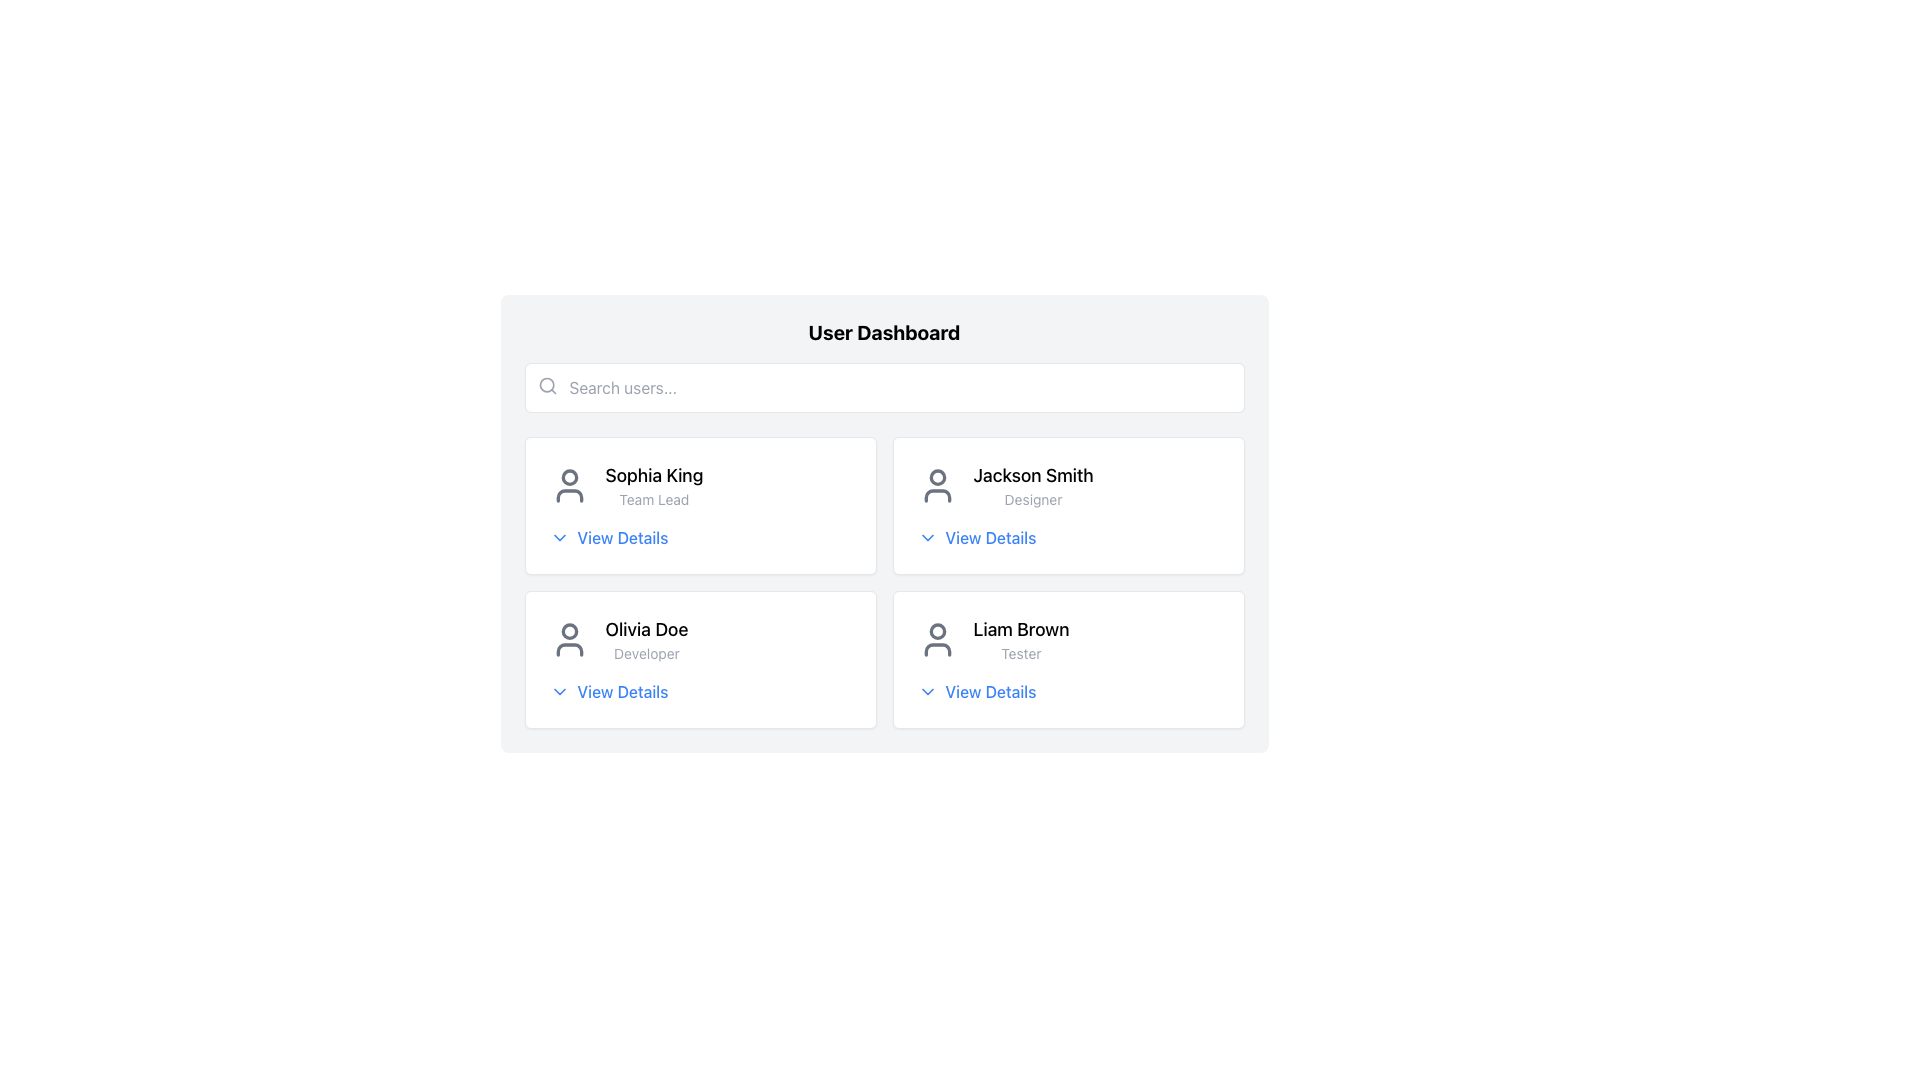 The height and width of the screenshot is (1080, 1920). What do you see at coordinates (647, 628) in the screenshot?
I see `the text label displaying 'Olivia Doe', which is styled in bold black font and positioned above the 'Developer' role label within the user profile box` at bounding box center [647, 628].